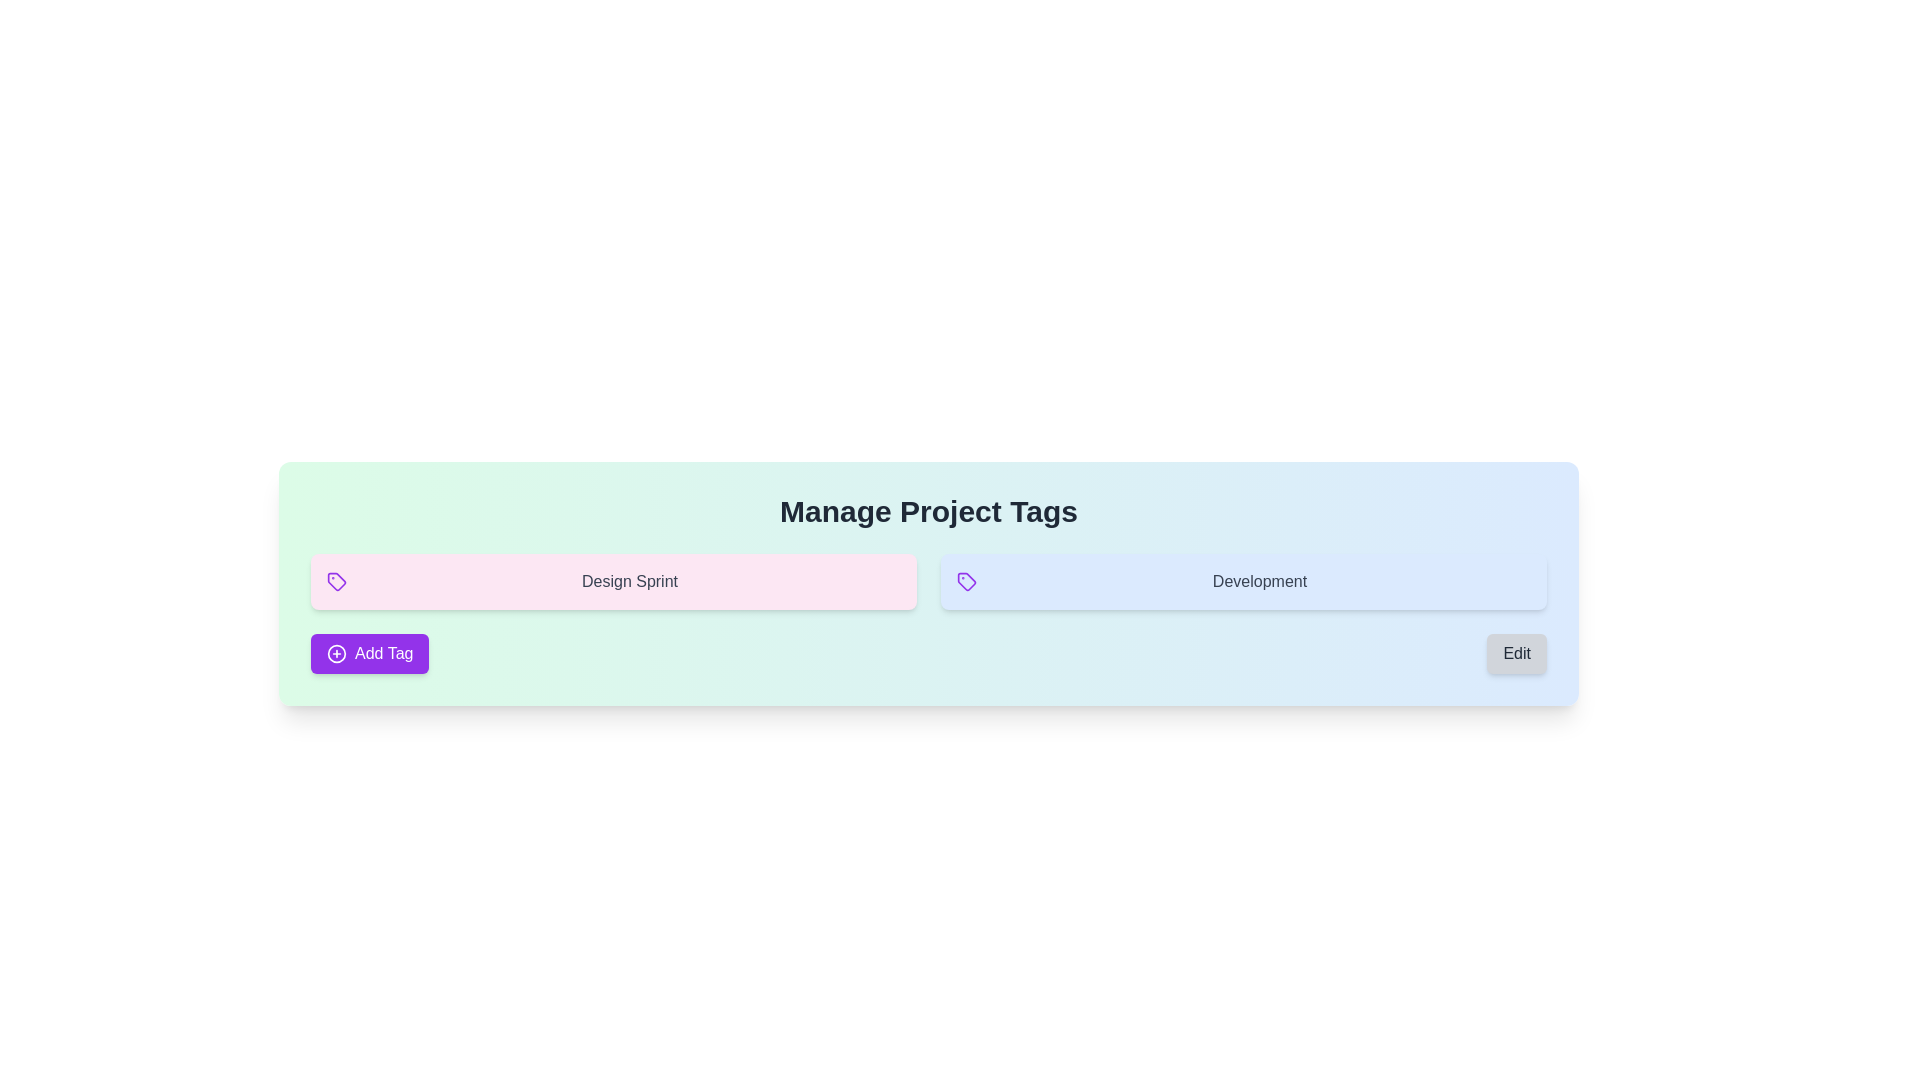  What do you see at coordinates (966, 582) in the screenshot?
I see `the purple tag icon with a circular hole detail located in the 'Manage Project Tags' section, adjacent to the 'Development' label` at bounding box center [966, 582].